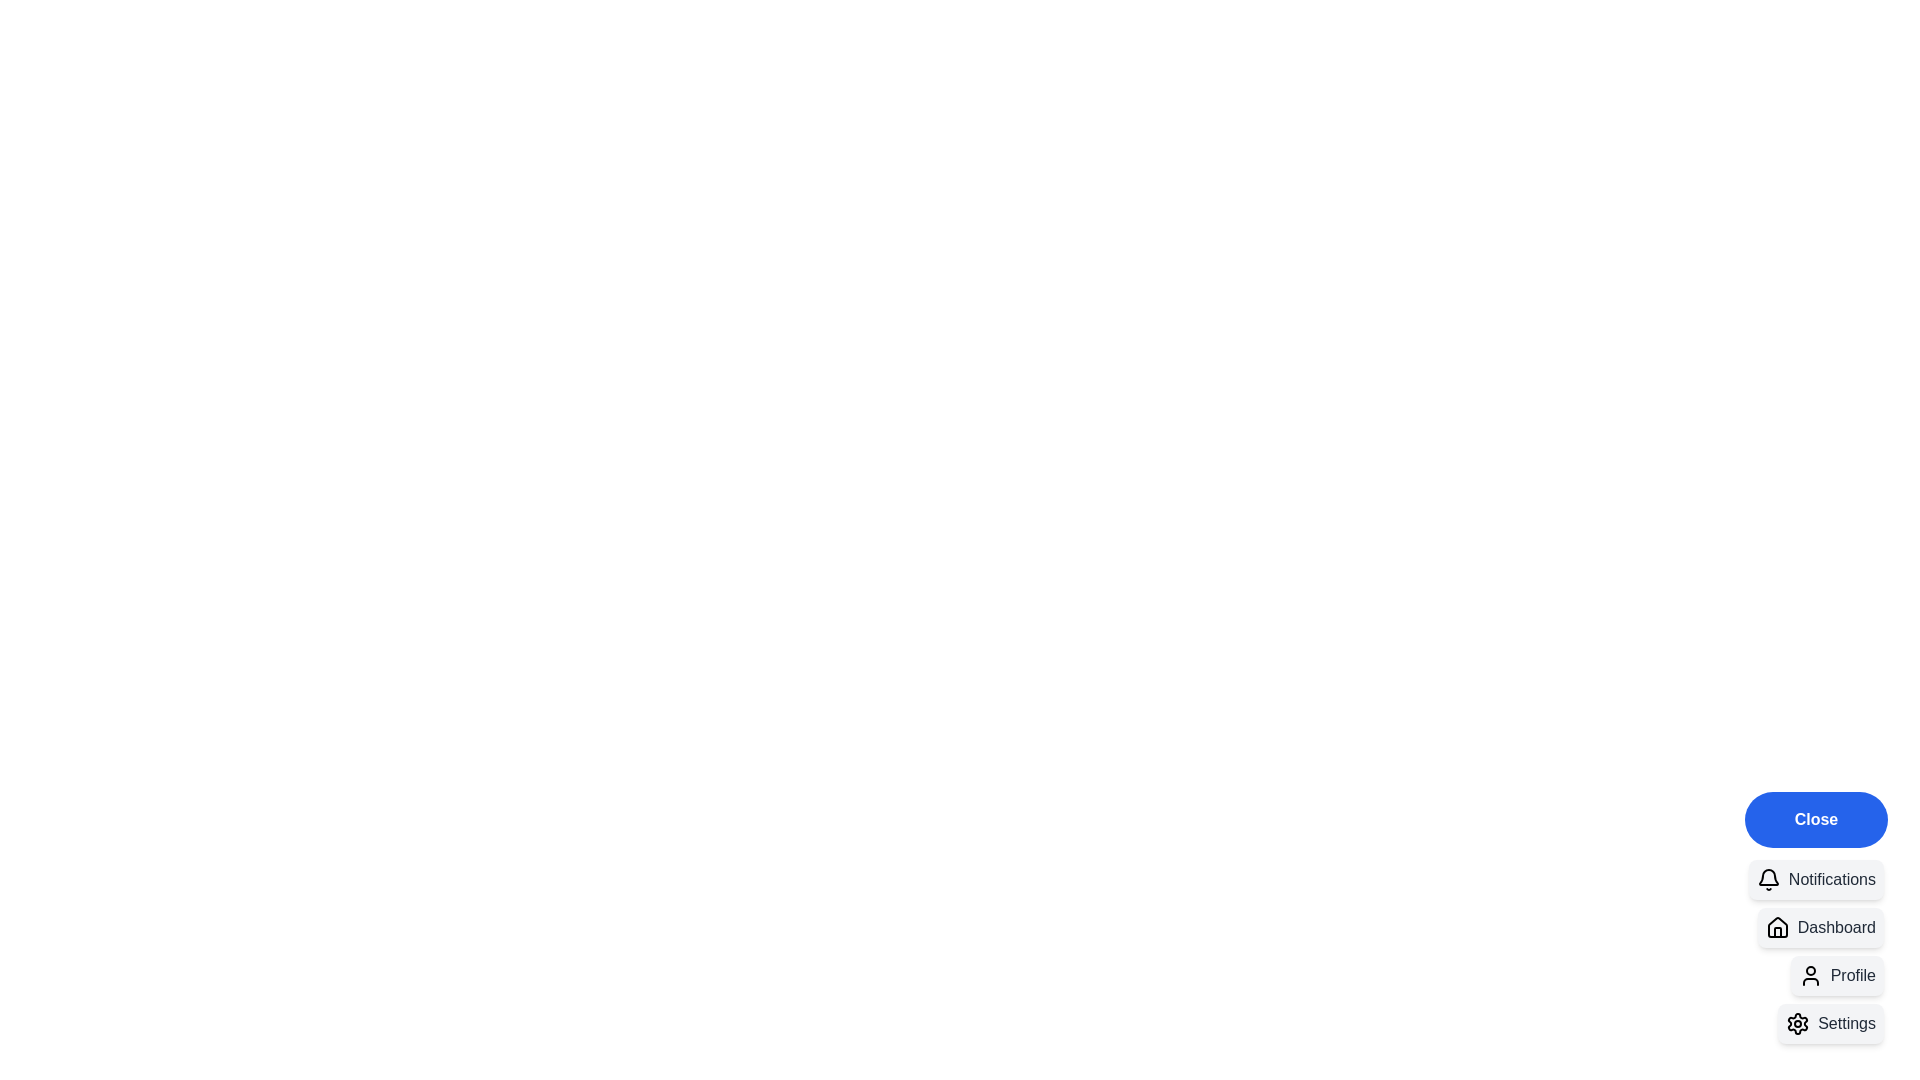 This screenshot has width=1920, height=1080. Describe the element at coordinates (1820, 928) in the screenshot. I see `the 'Dashboard' button` at that location.